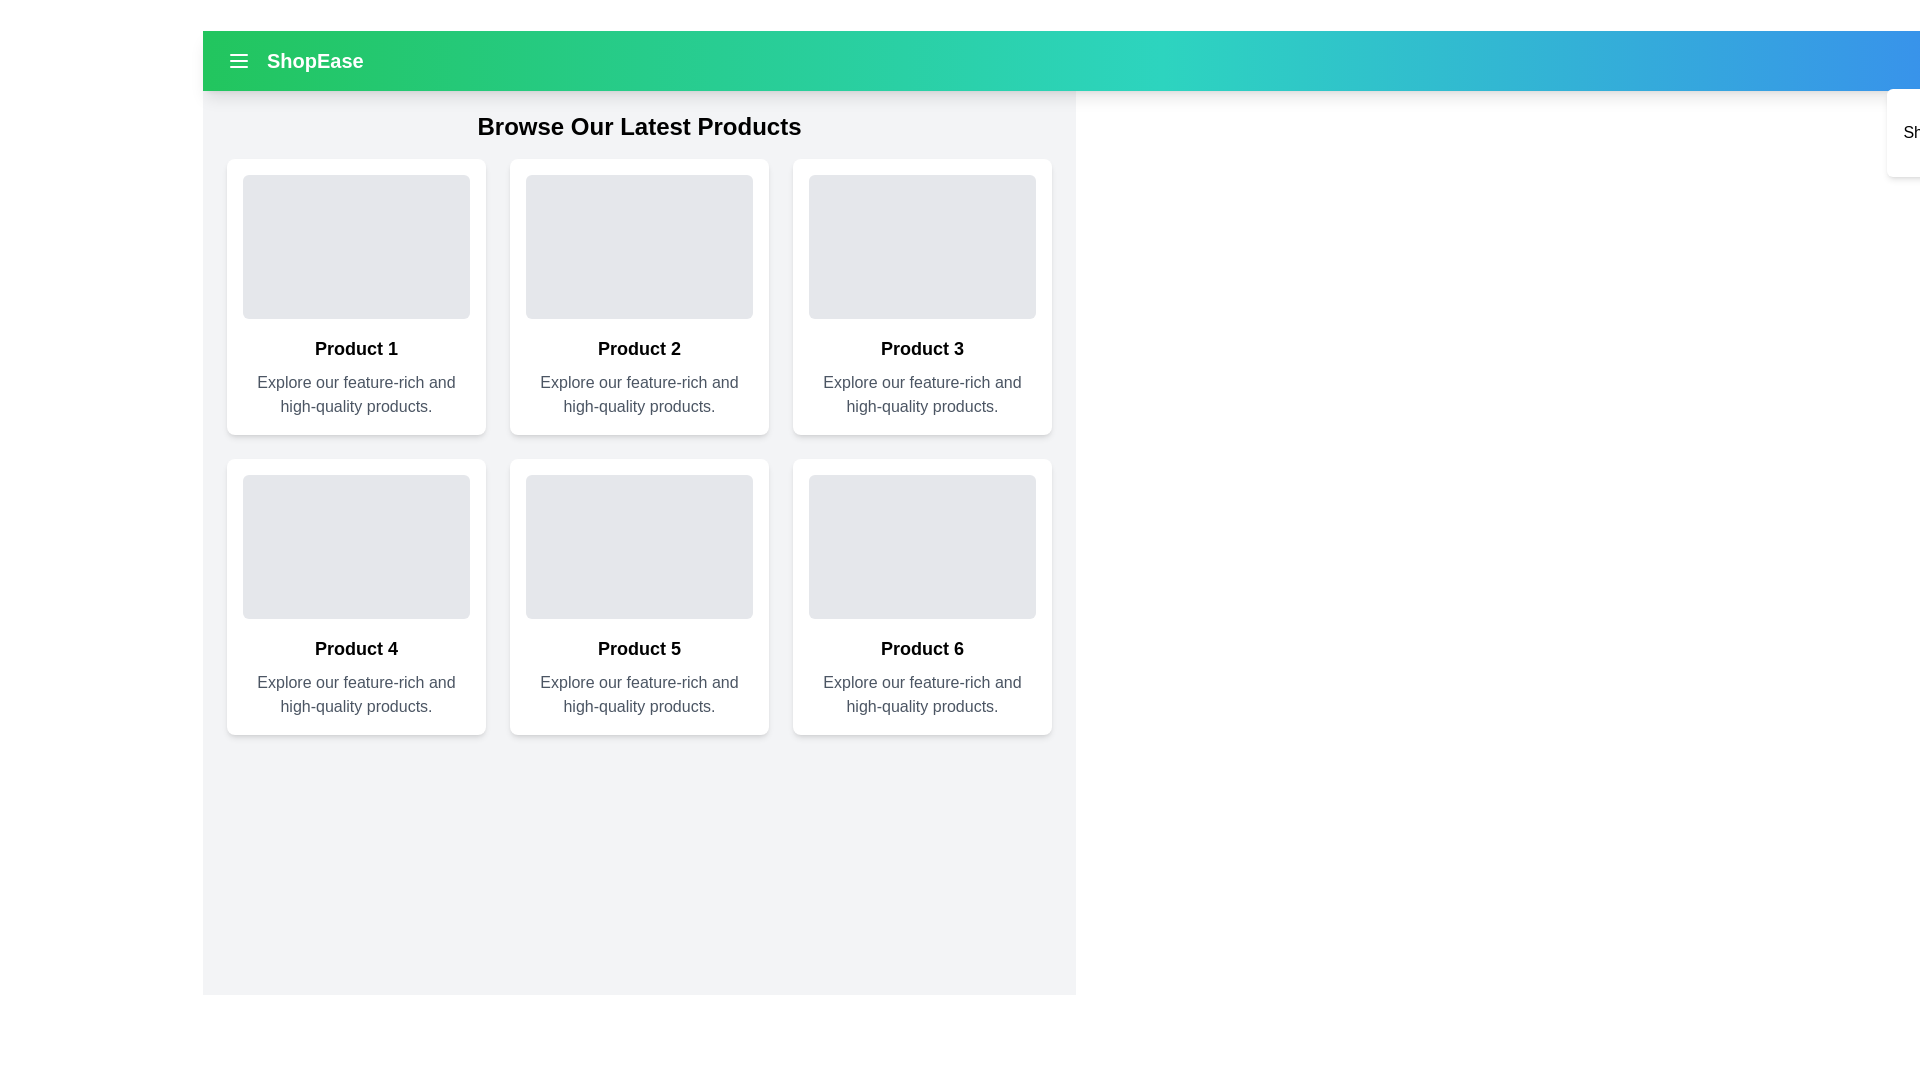  Describe the element at coordinates (356, 297) in the screenshot. I see `the product card located in the first column and first row of the grid layout` at that location.